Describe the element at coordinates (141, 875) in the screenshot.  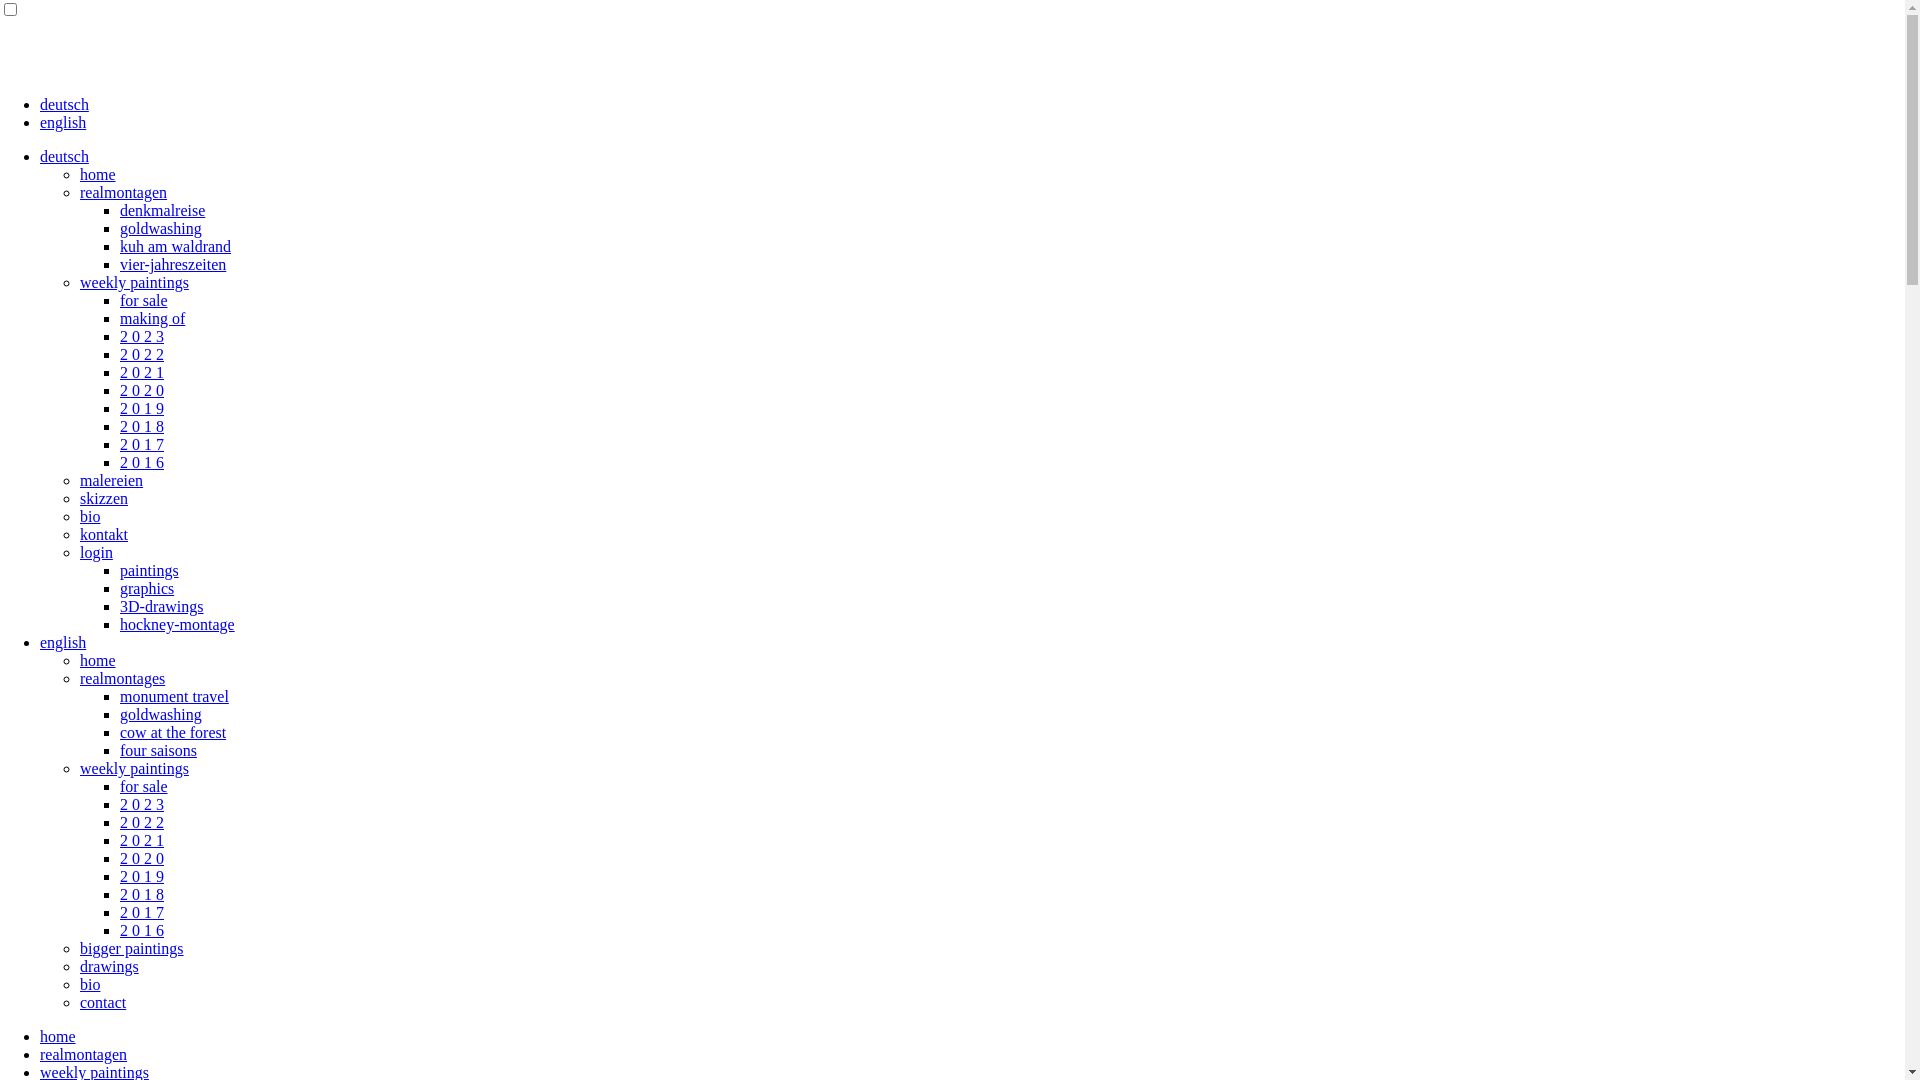
I see `'2 0 1 9'` at that location.